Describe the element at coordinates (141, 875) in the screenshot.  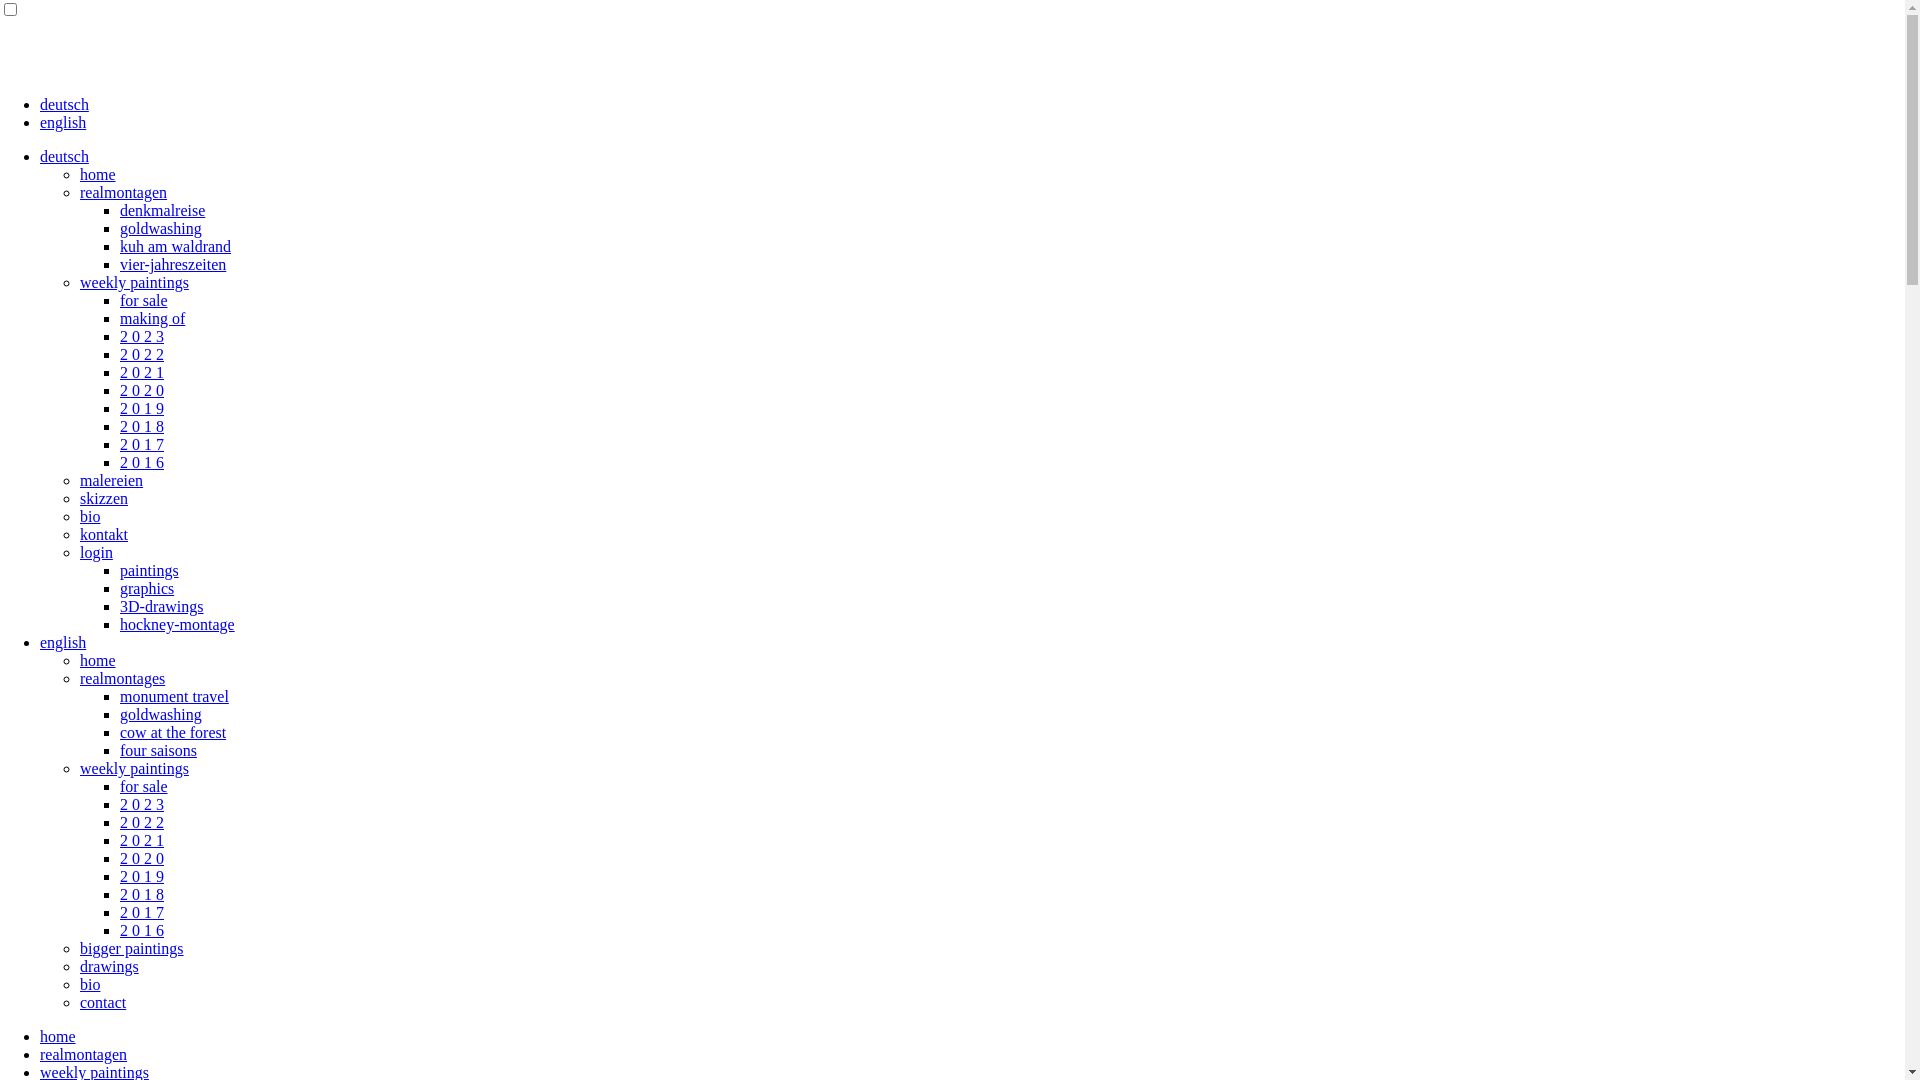
I see `'2 0 1 9'` at that location.